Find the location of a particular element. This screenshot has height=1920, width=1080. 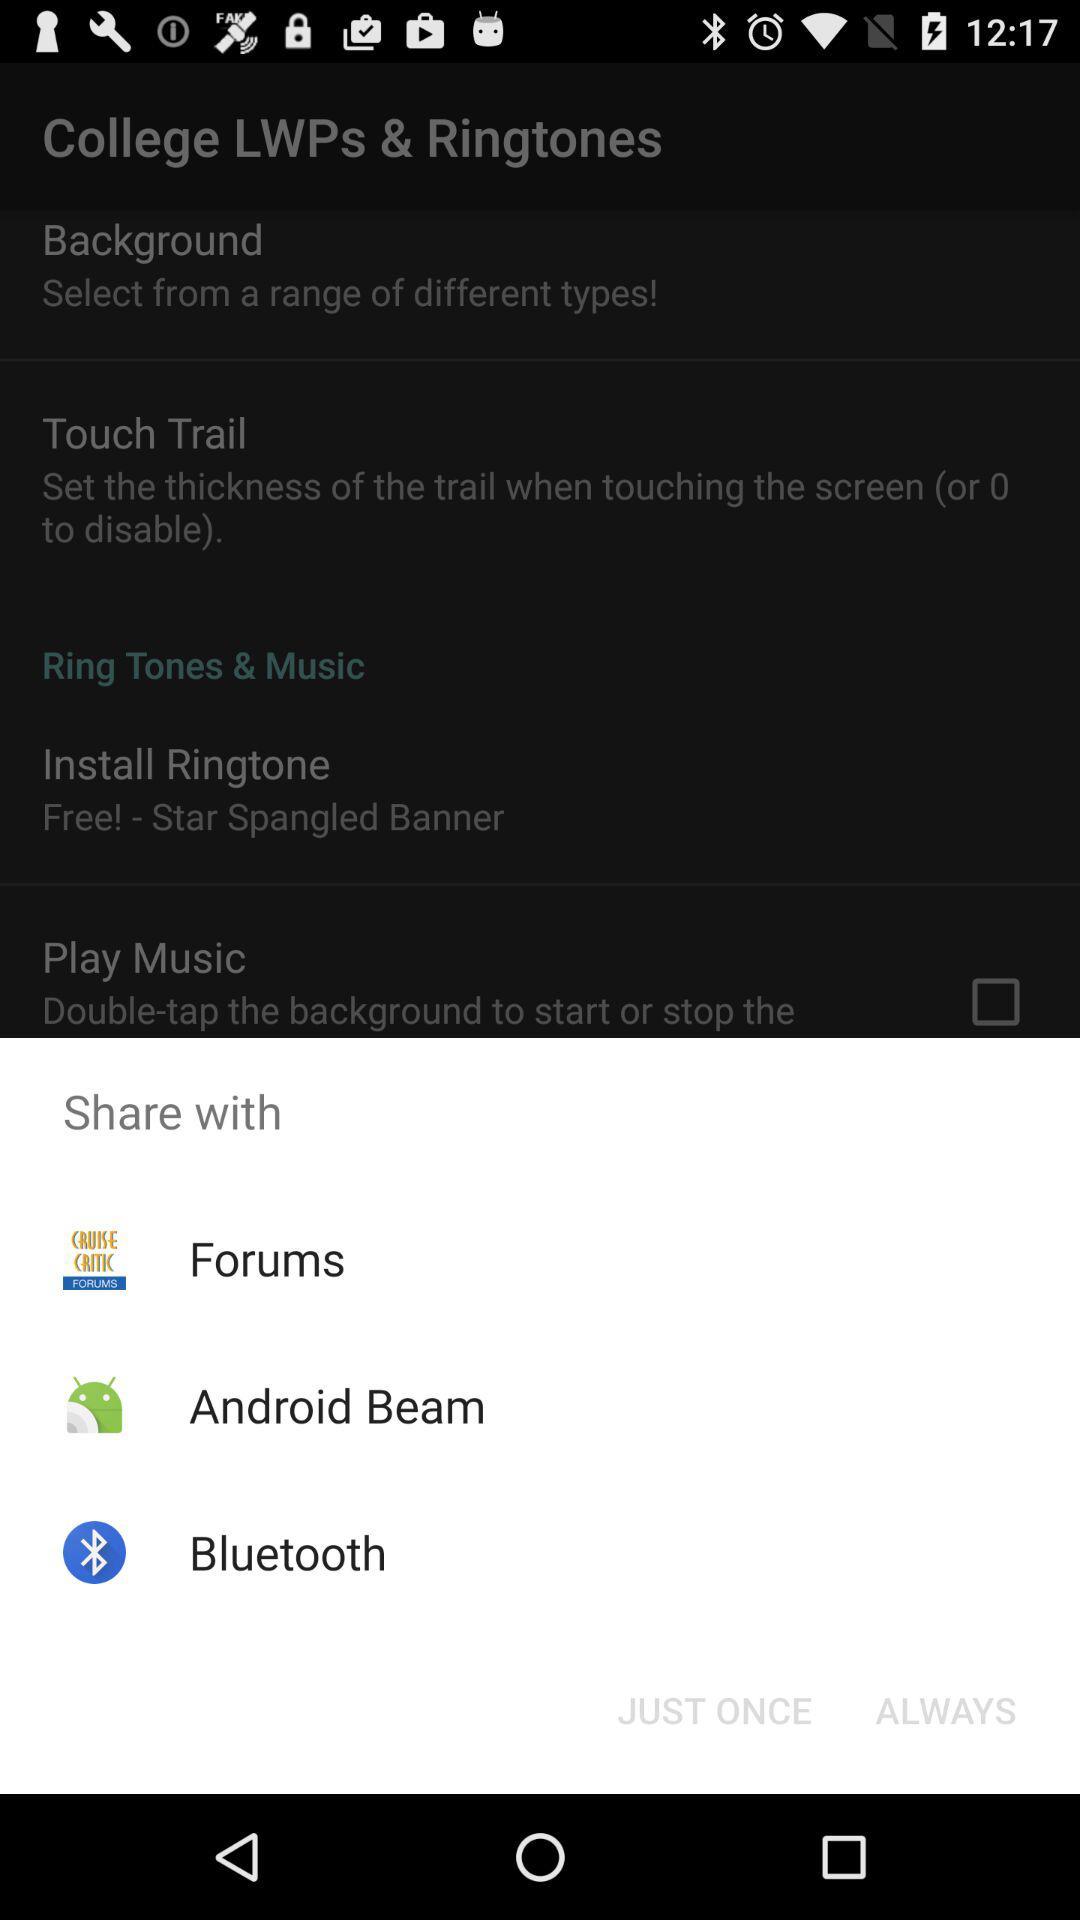

bluetooth item is located at coordinates (288, 1551).